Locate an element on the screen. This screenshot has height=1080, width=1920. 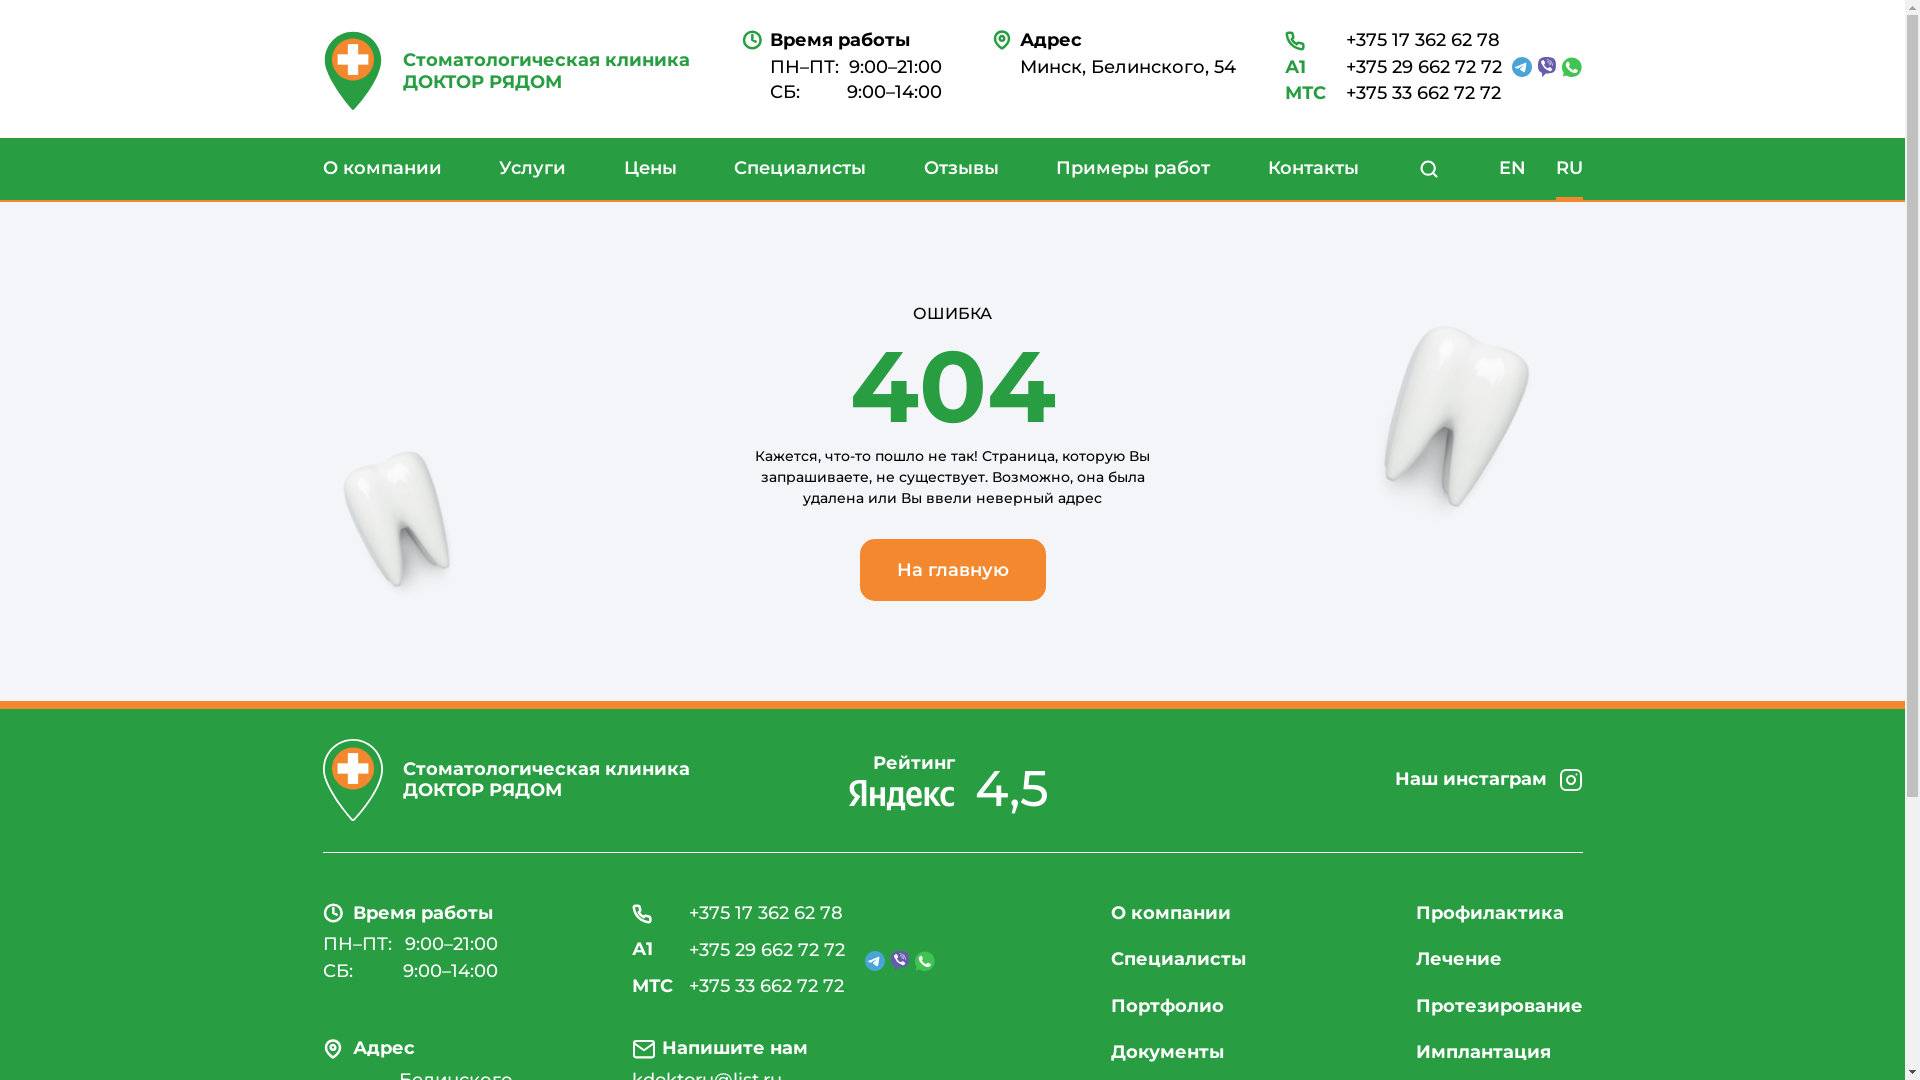
'EN' is located at coordinates (1511, 168).